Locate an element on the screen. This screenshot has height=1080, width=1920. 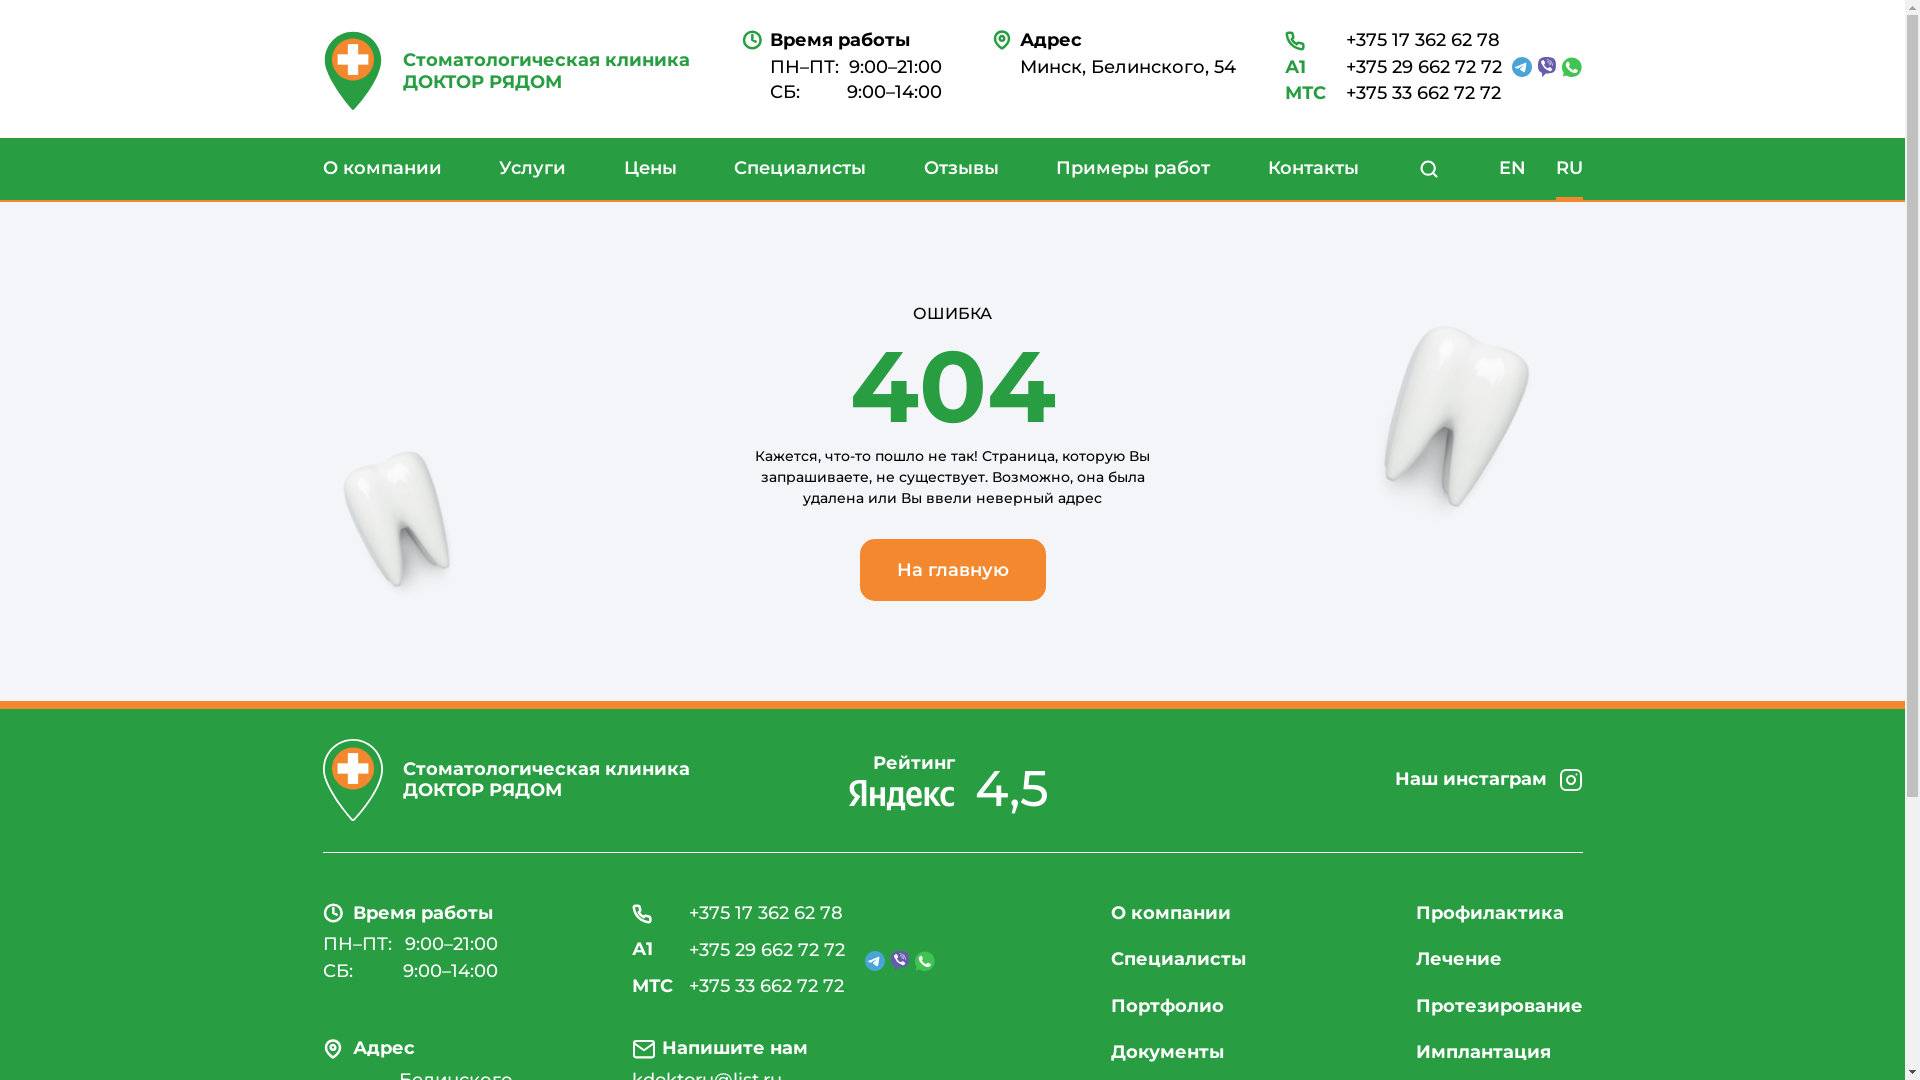
'EN' is located at coordinates (1511, 168).